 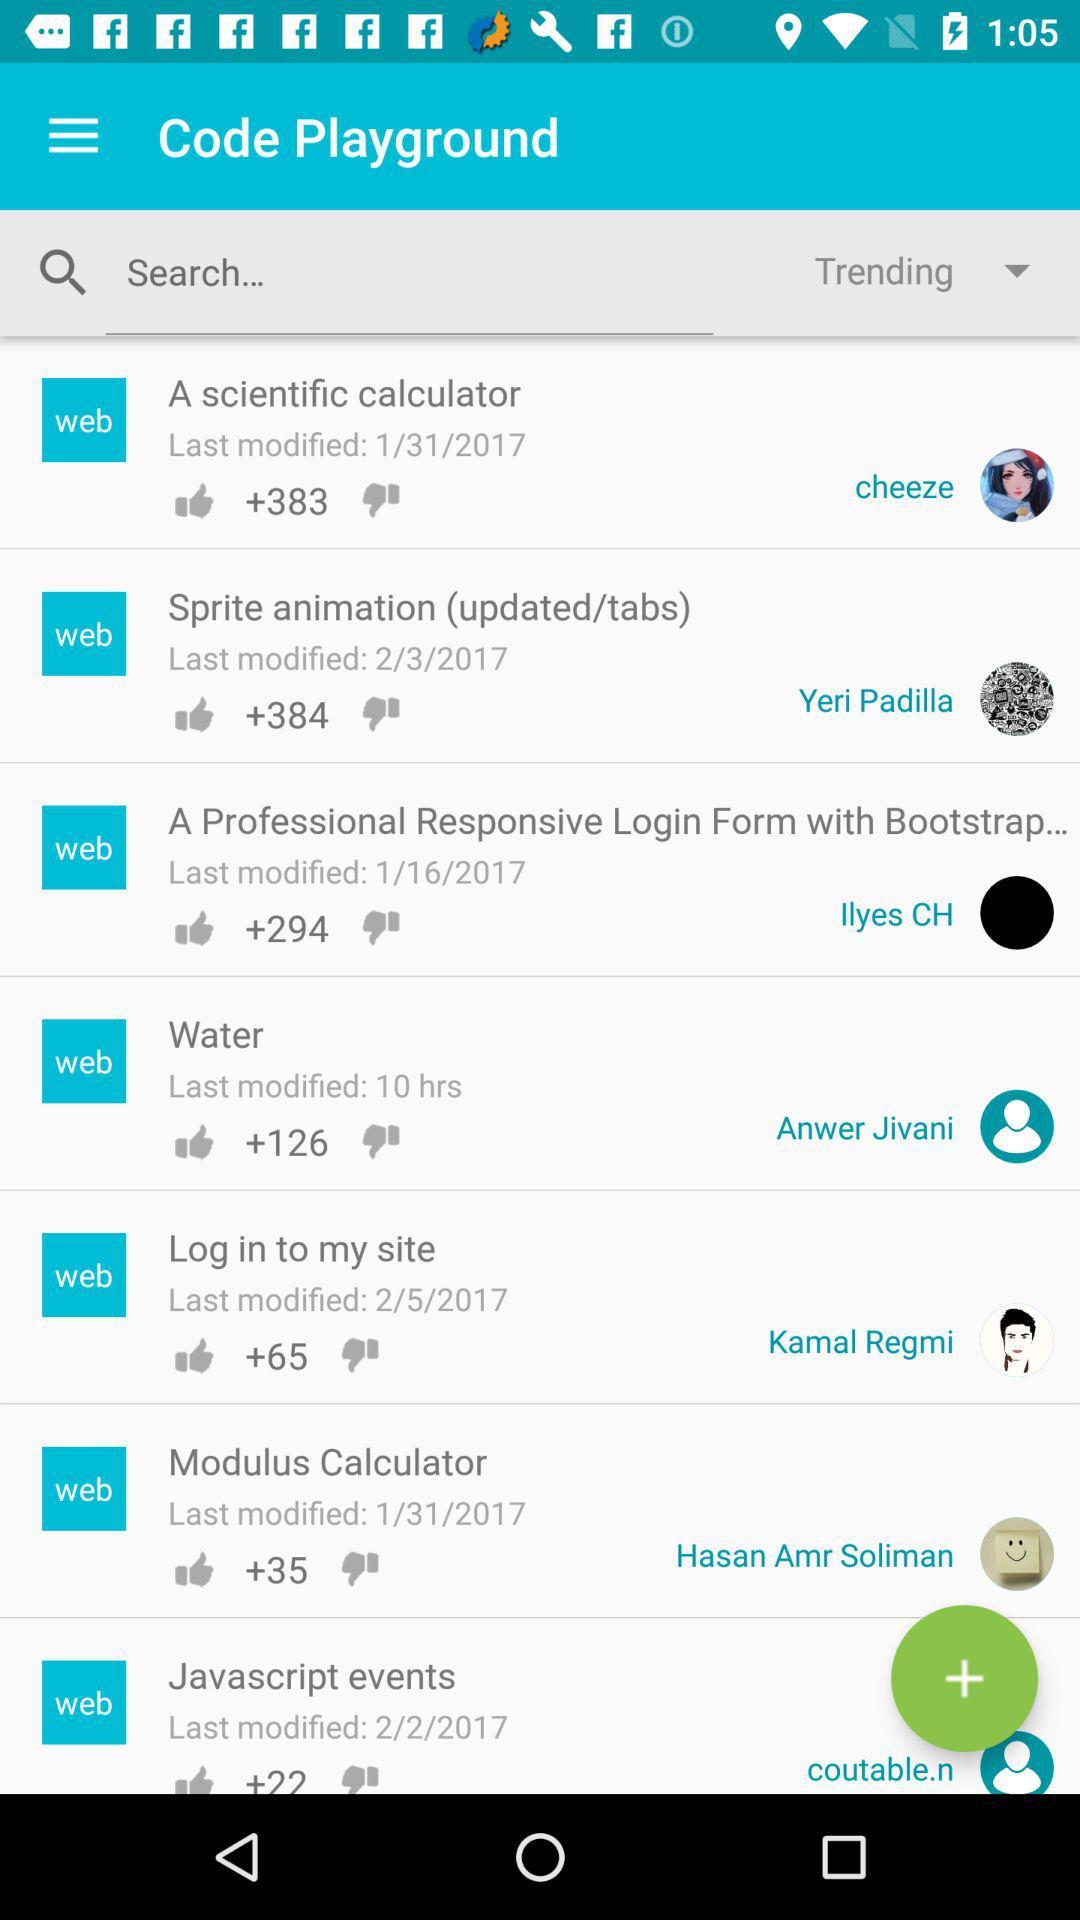 What do you see at coordinates (963, 1678) in the screenshot?
I see `the add icon` at bounding box center [963, 1678].